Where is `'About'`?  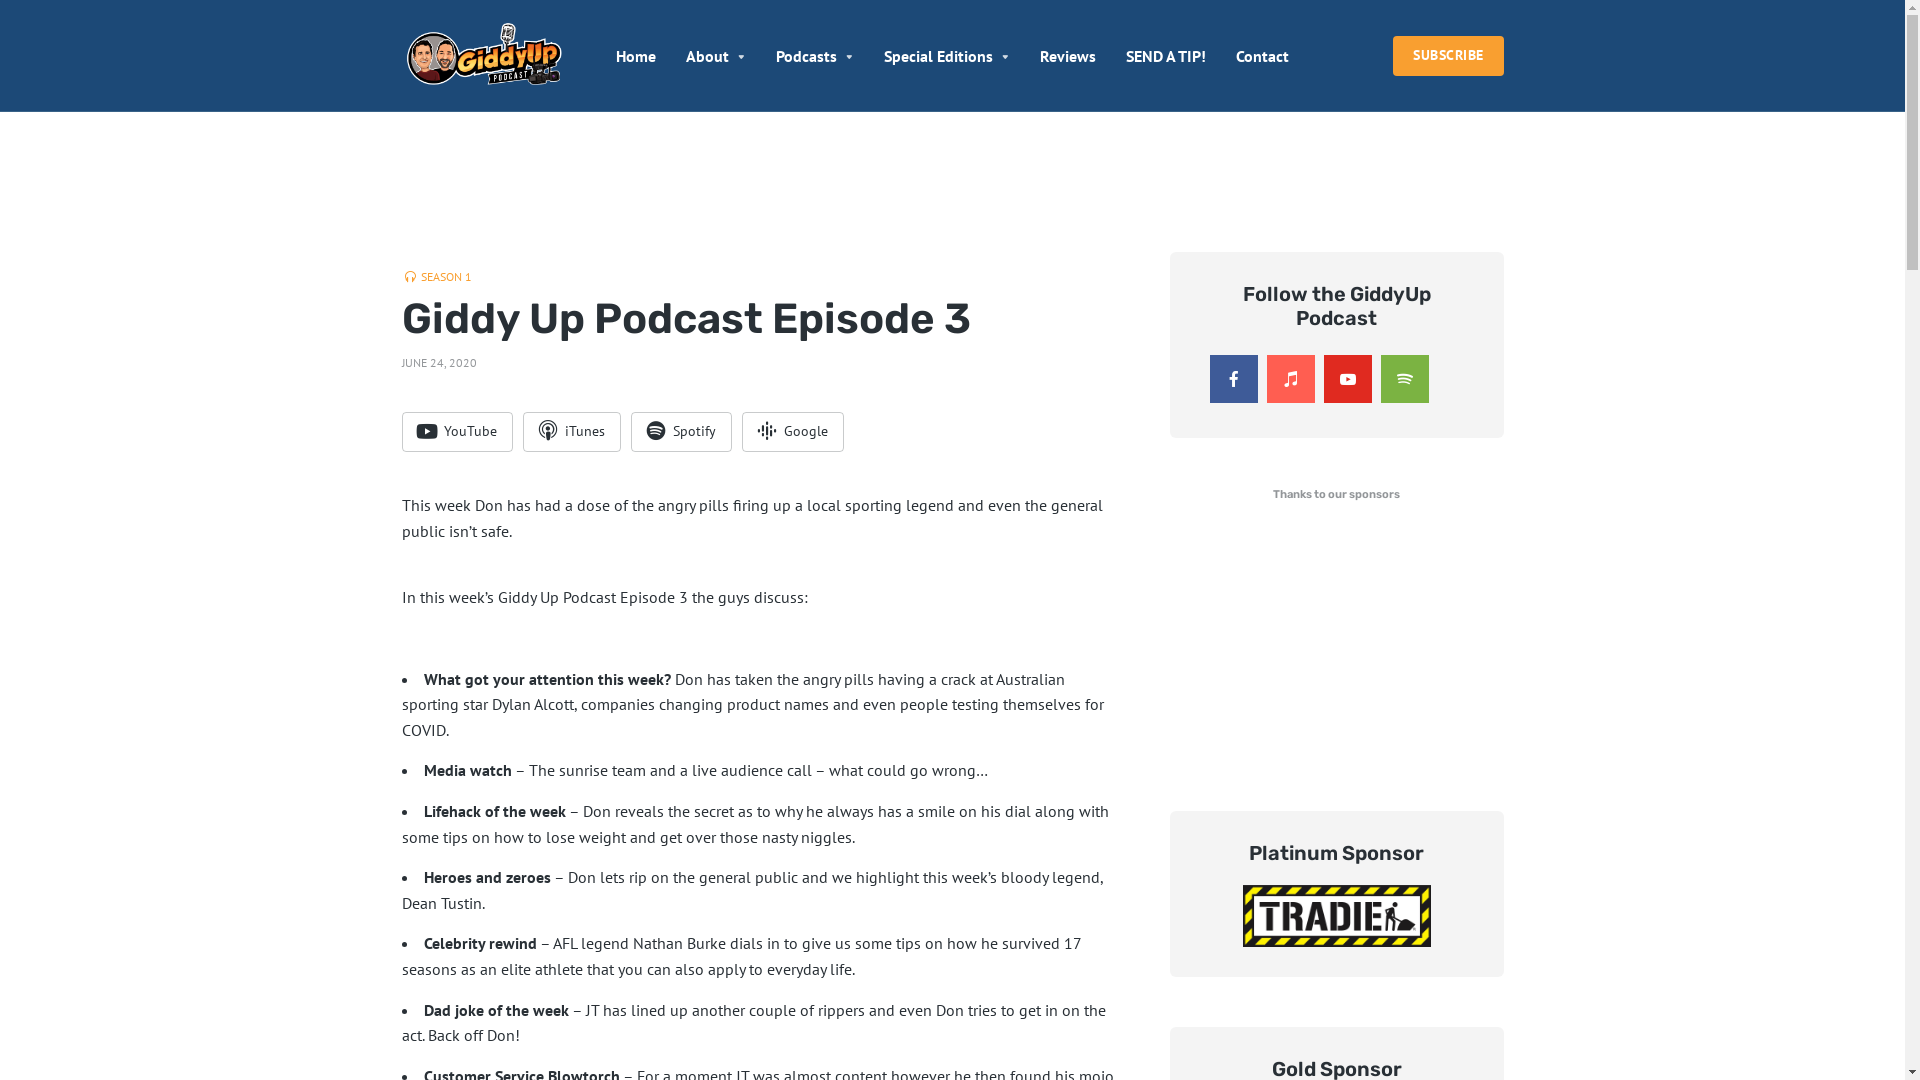
'About' is located at coordinates (686, 55).